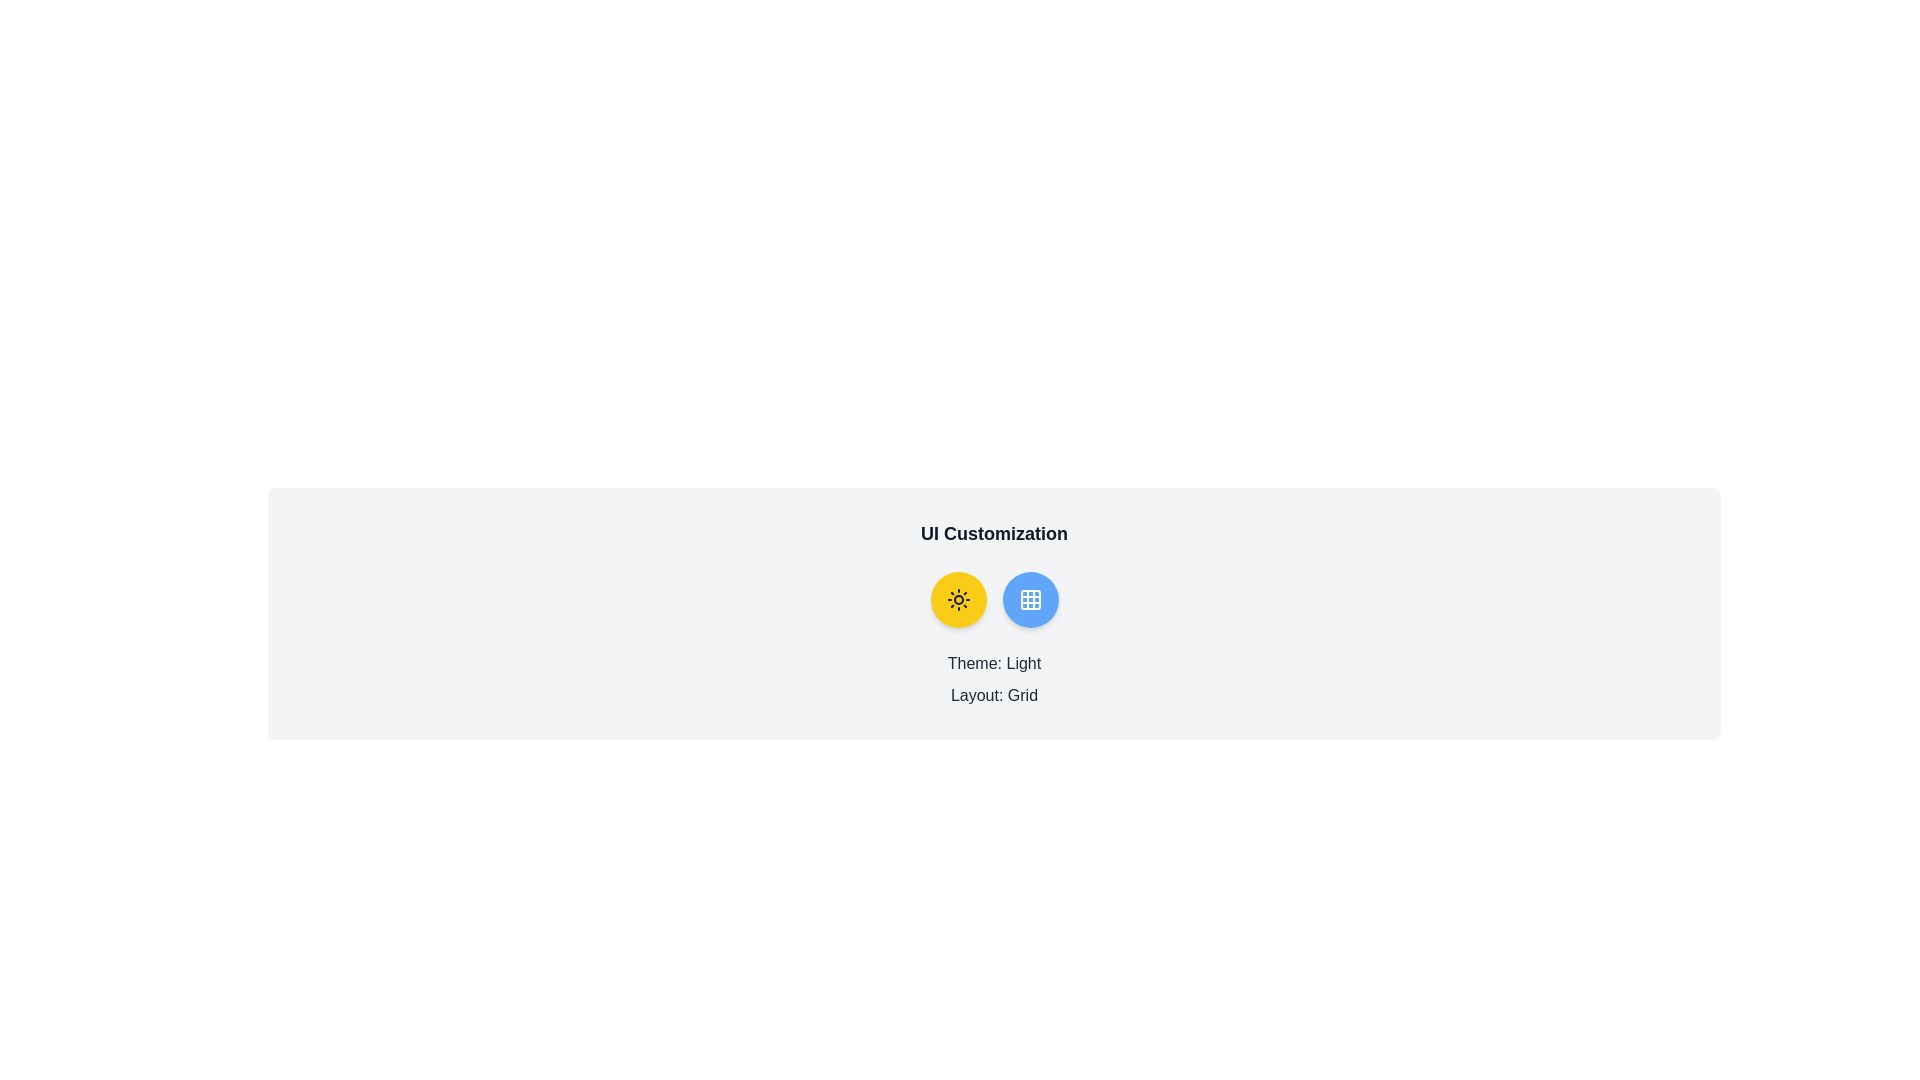  Describe the element at coordinates (957, 599) in the screenshot. I see `the theme toggle button located in the UI Customization section, which is the first button to the left of the blue circular layout settings button, to observe any hover effects` at that location.